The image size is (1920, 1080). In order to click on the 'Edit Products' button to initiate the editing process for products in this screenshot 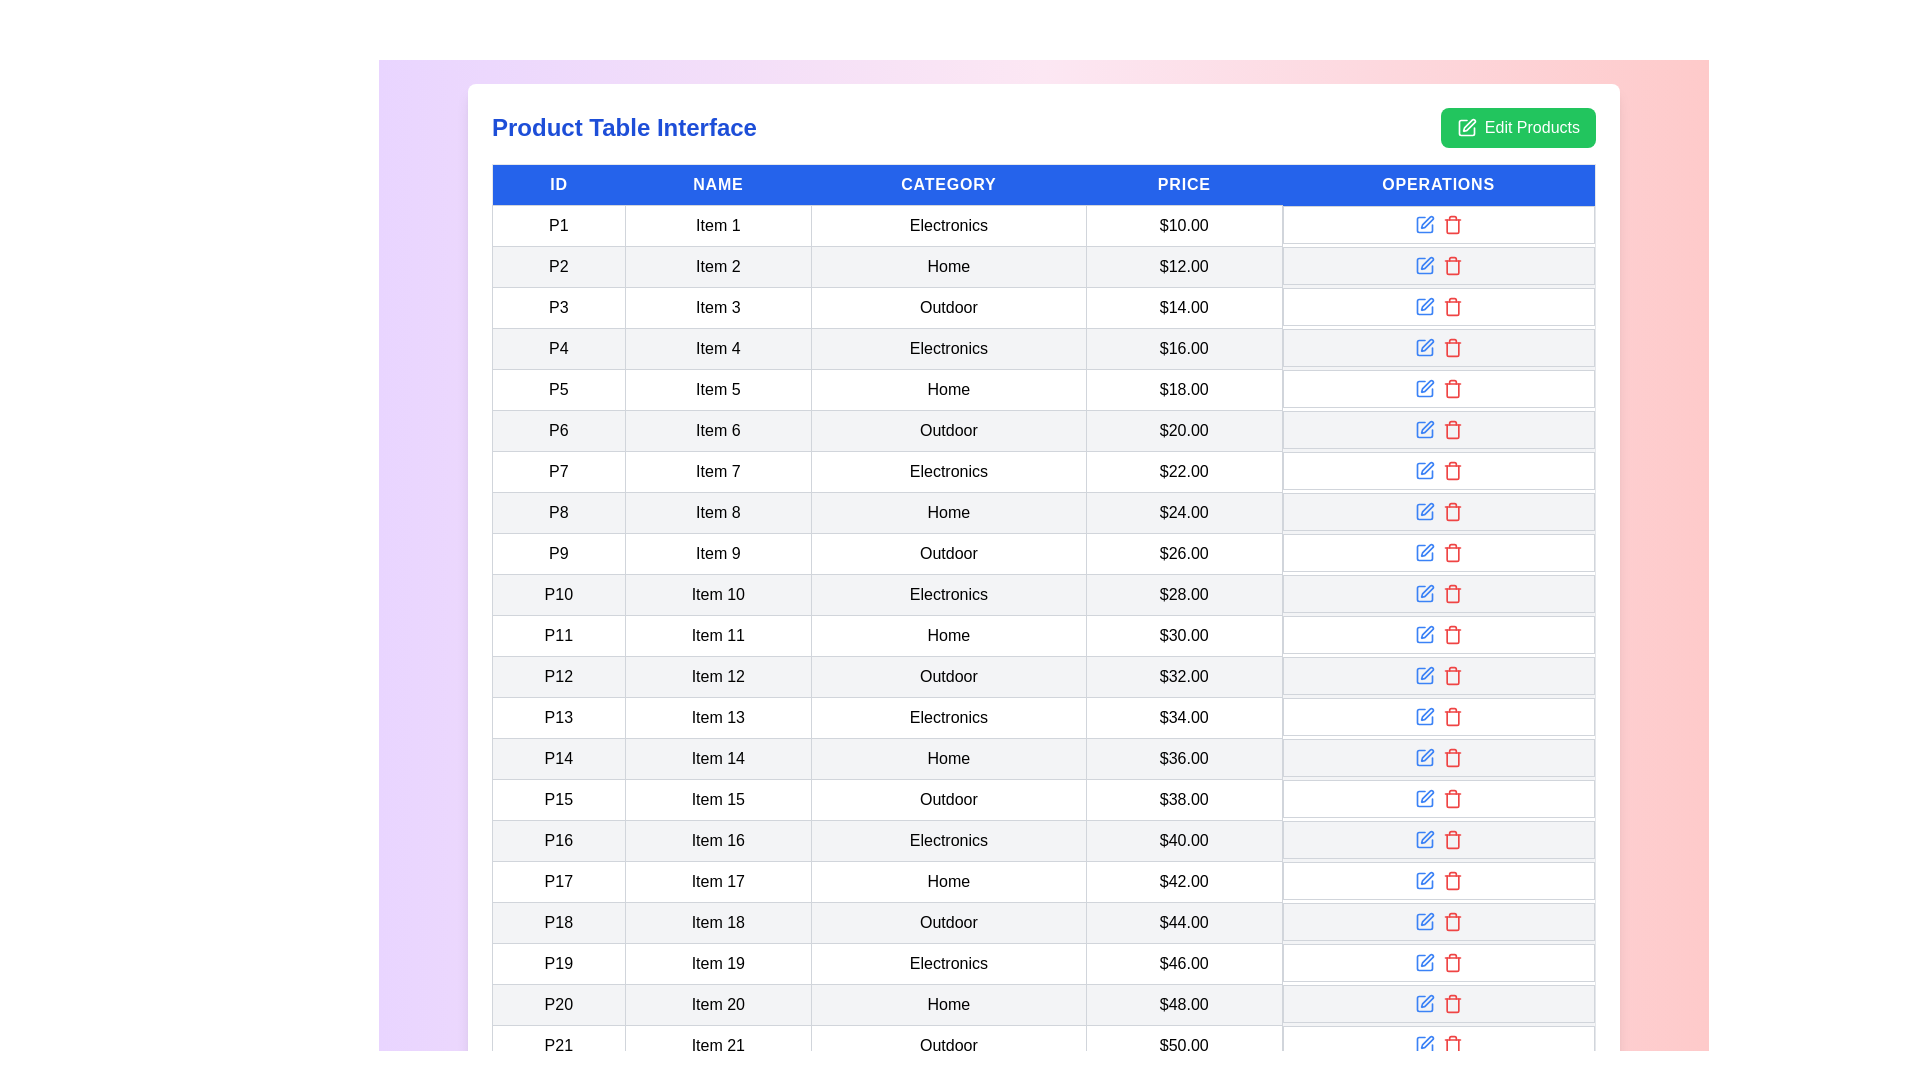, I will do `click(1517, 127)`.